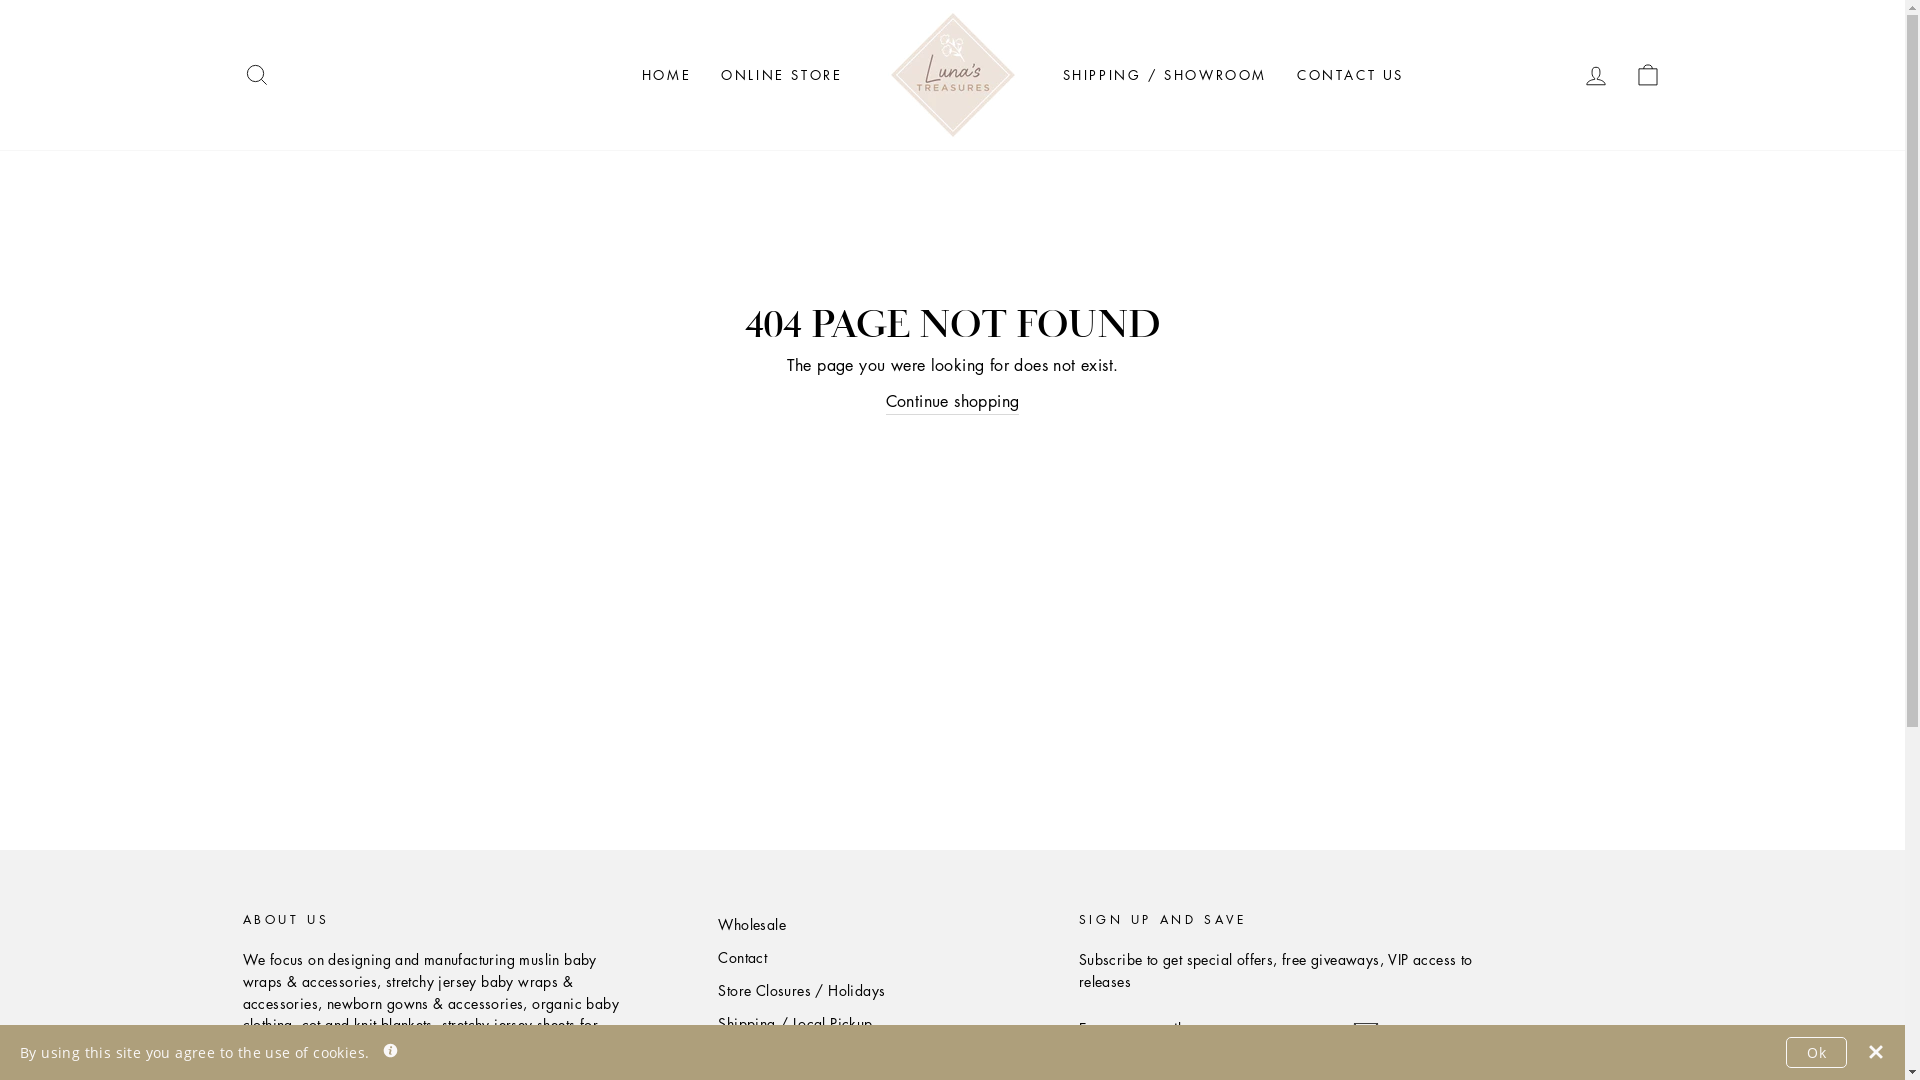 The height and width of the screenshot is (1080, 1920). Describe the element at coordinates (794, 1023) in the screenshot. I see `'Shipping / Local Pickup'` at that location.